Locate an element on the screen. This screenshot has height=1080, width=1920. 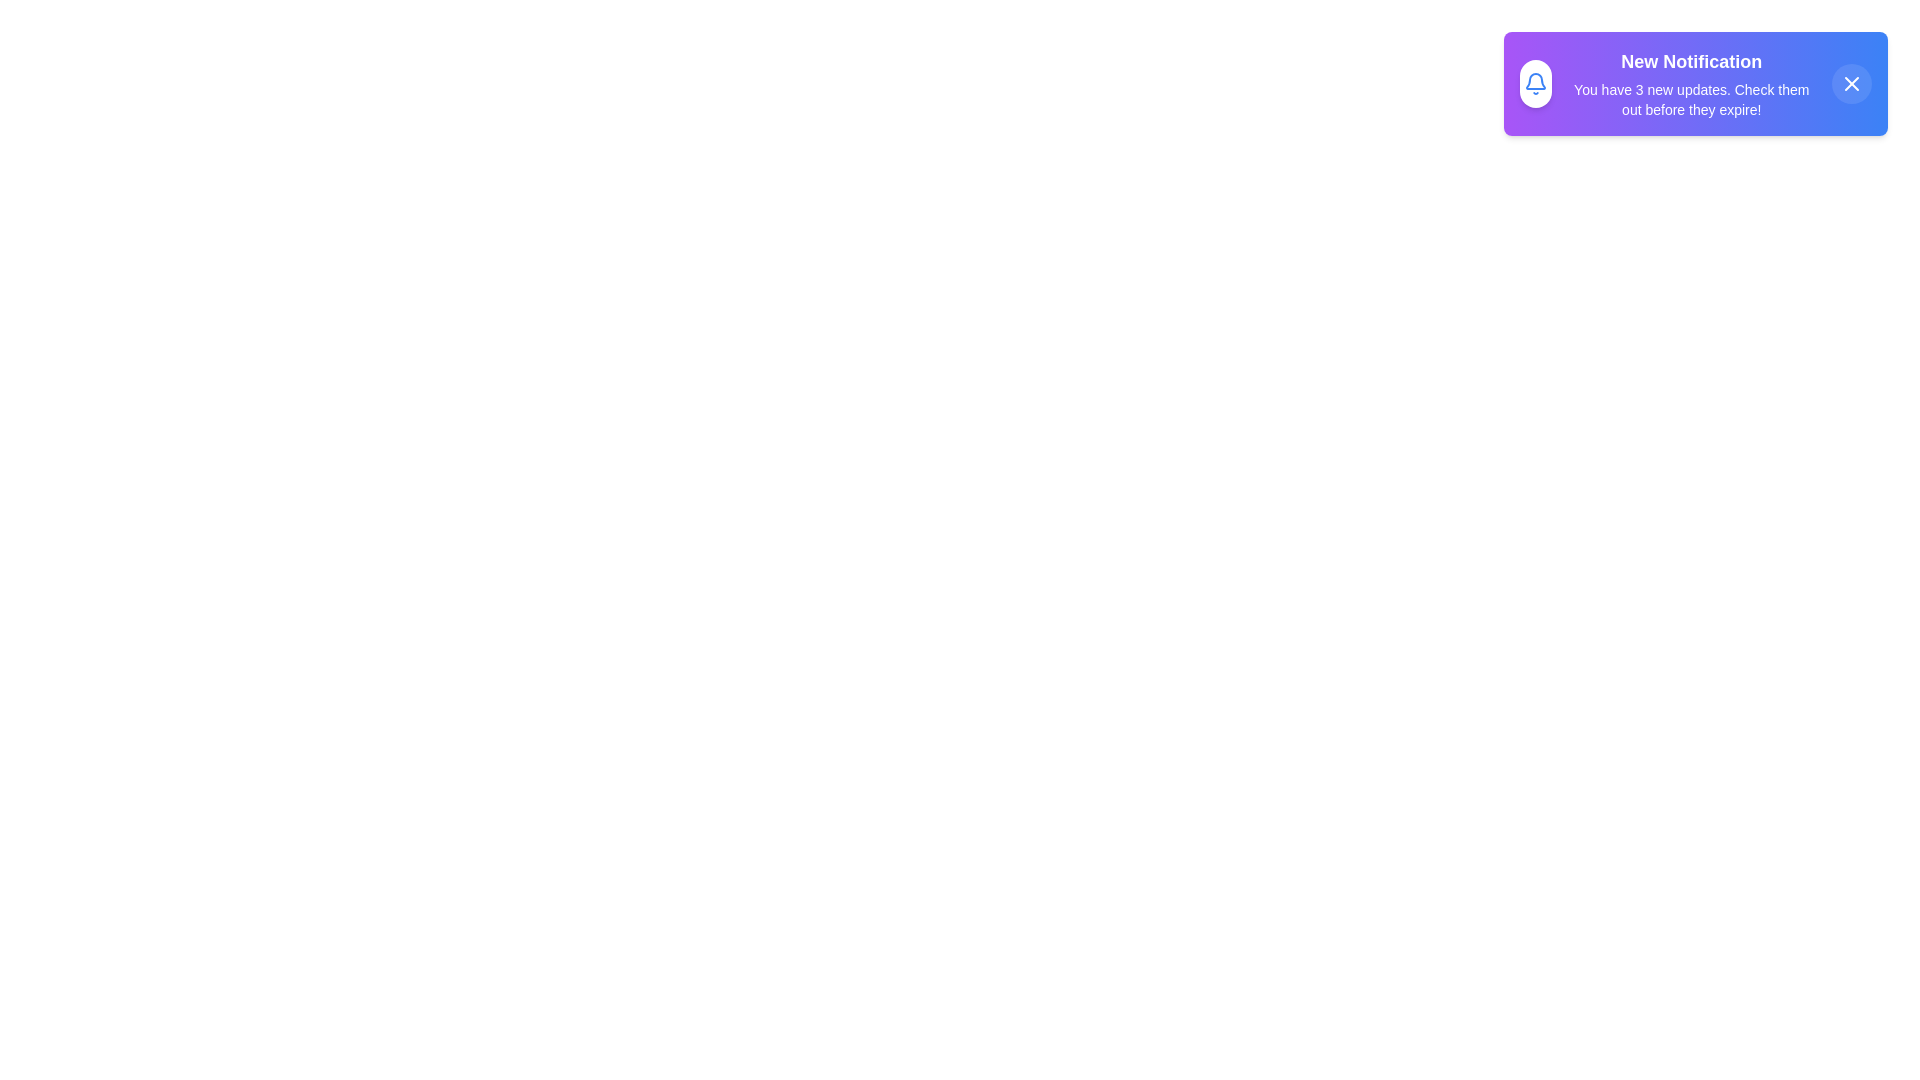
the notification bell icon is located at coordinates (1534, 83).